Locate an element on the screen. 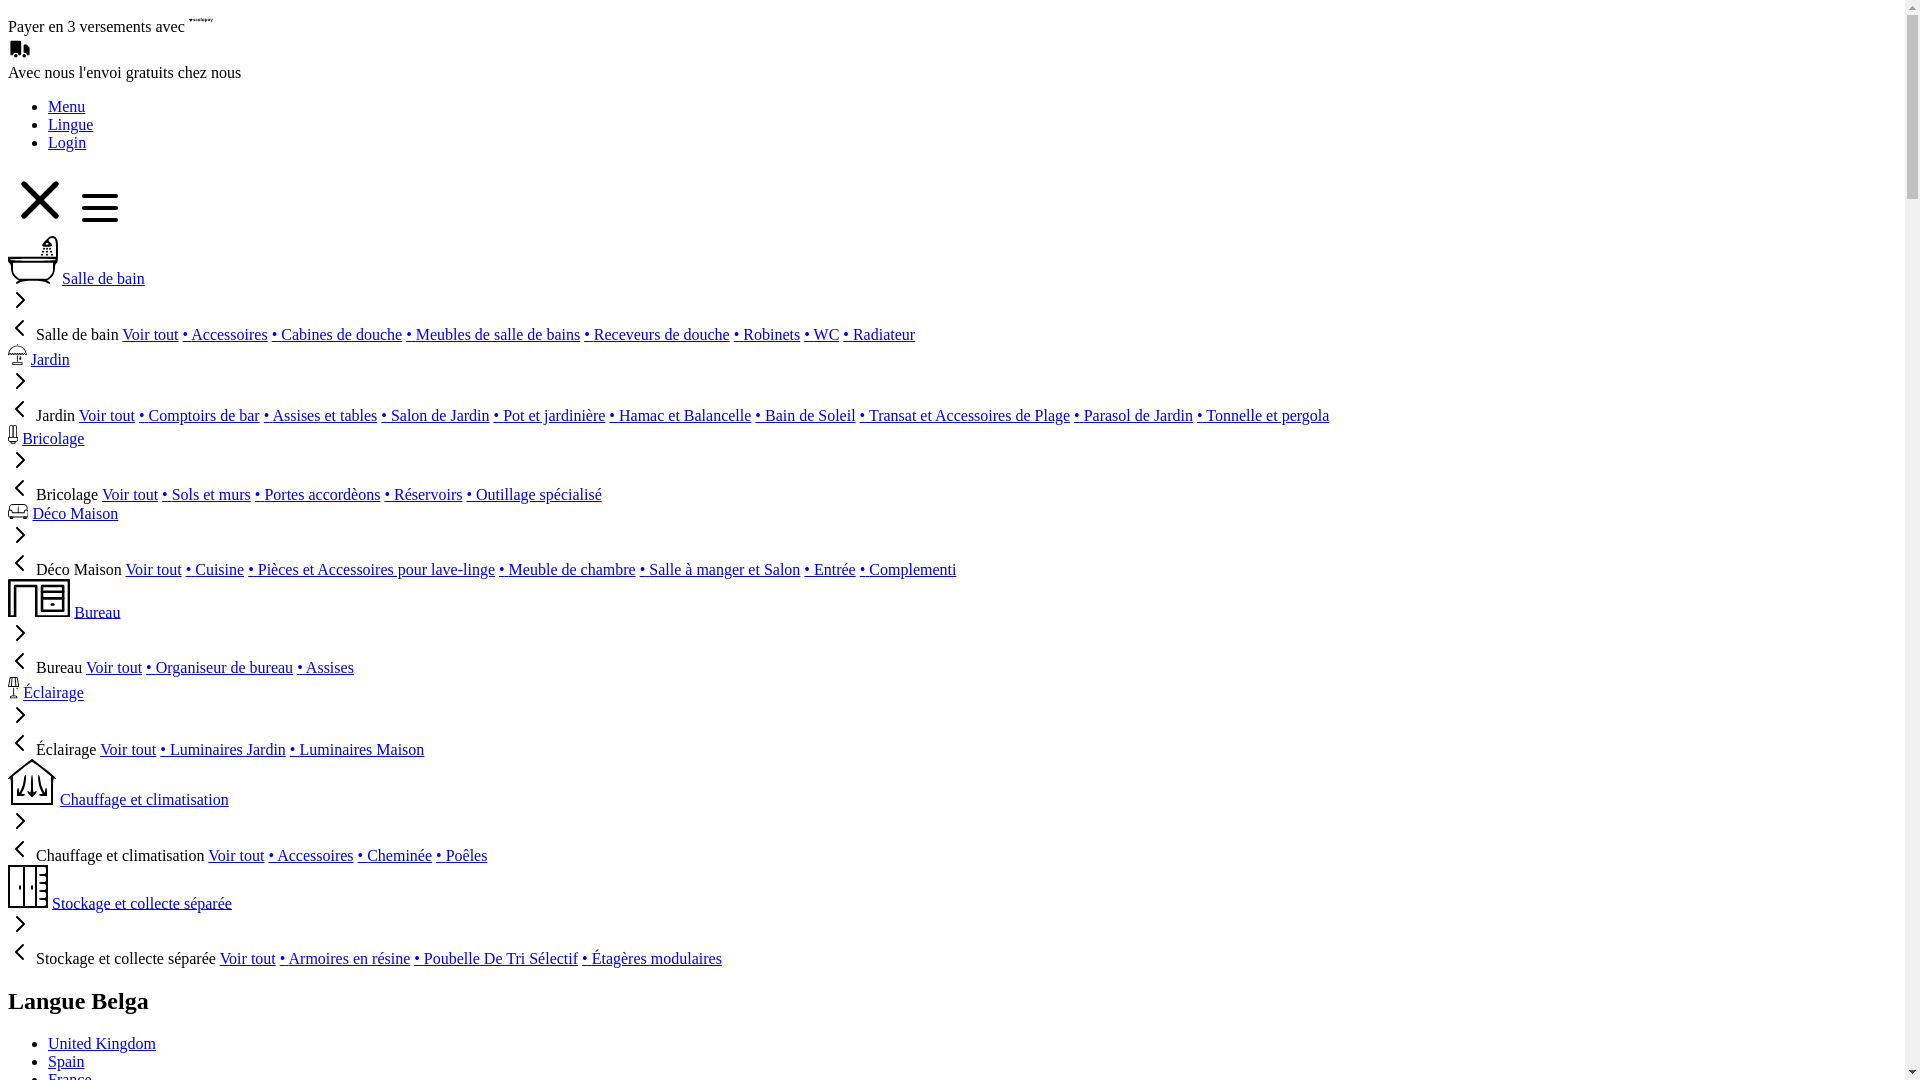  'chevron-right' is located at coordinates (19, 466).